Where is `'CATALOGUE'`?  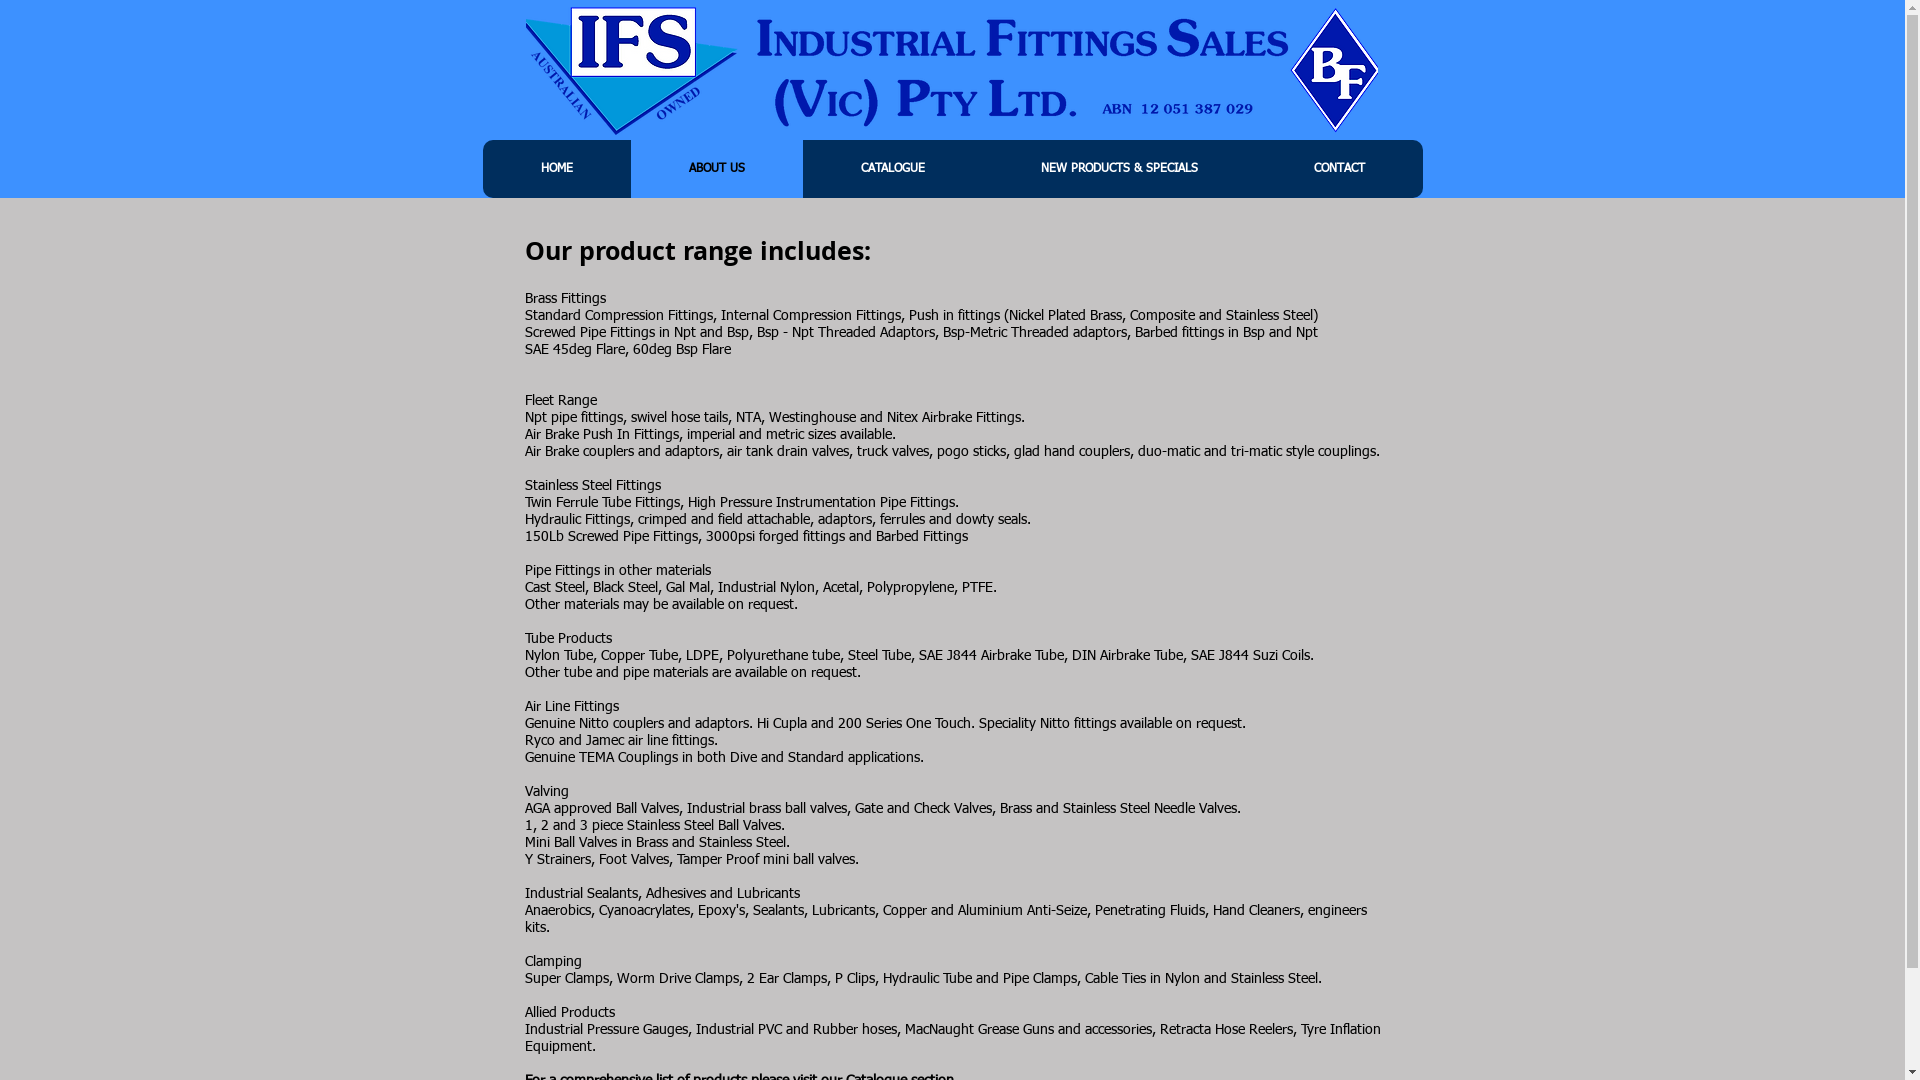
'CATALOGUE' is located at coordinates (891, 168).